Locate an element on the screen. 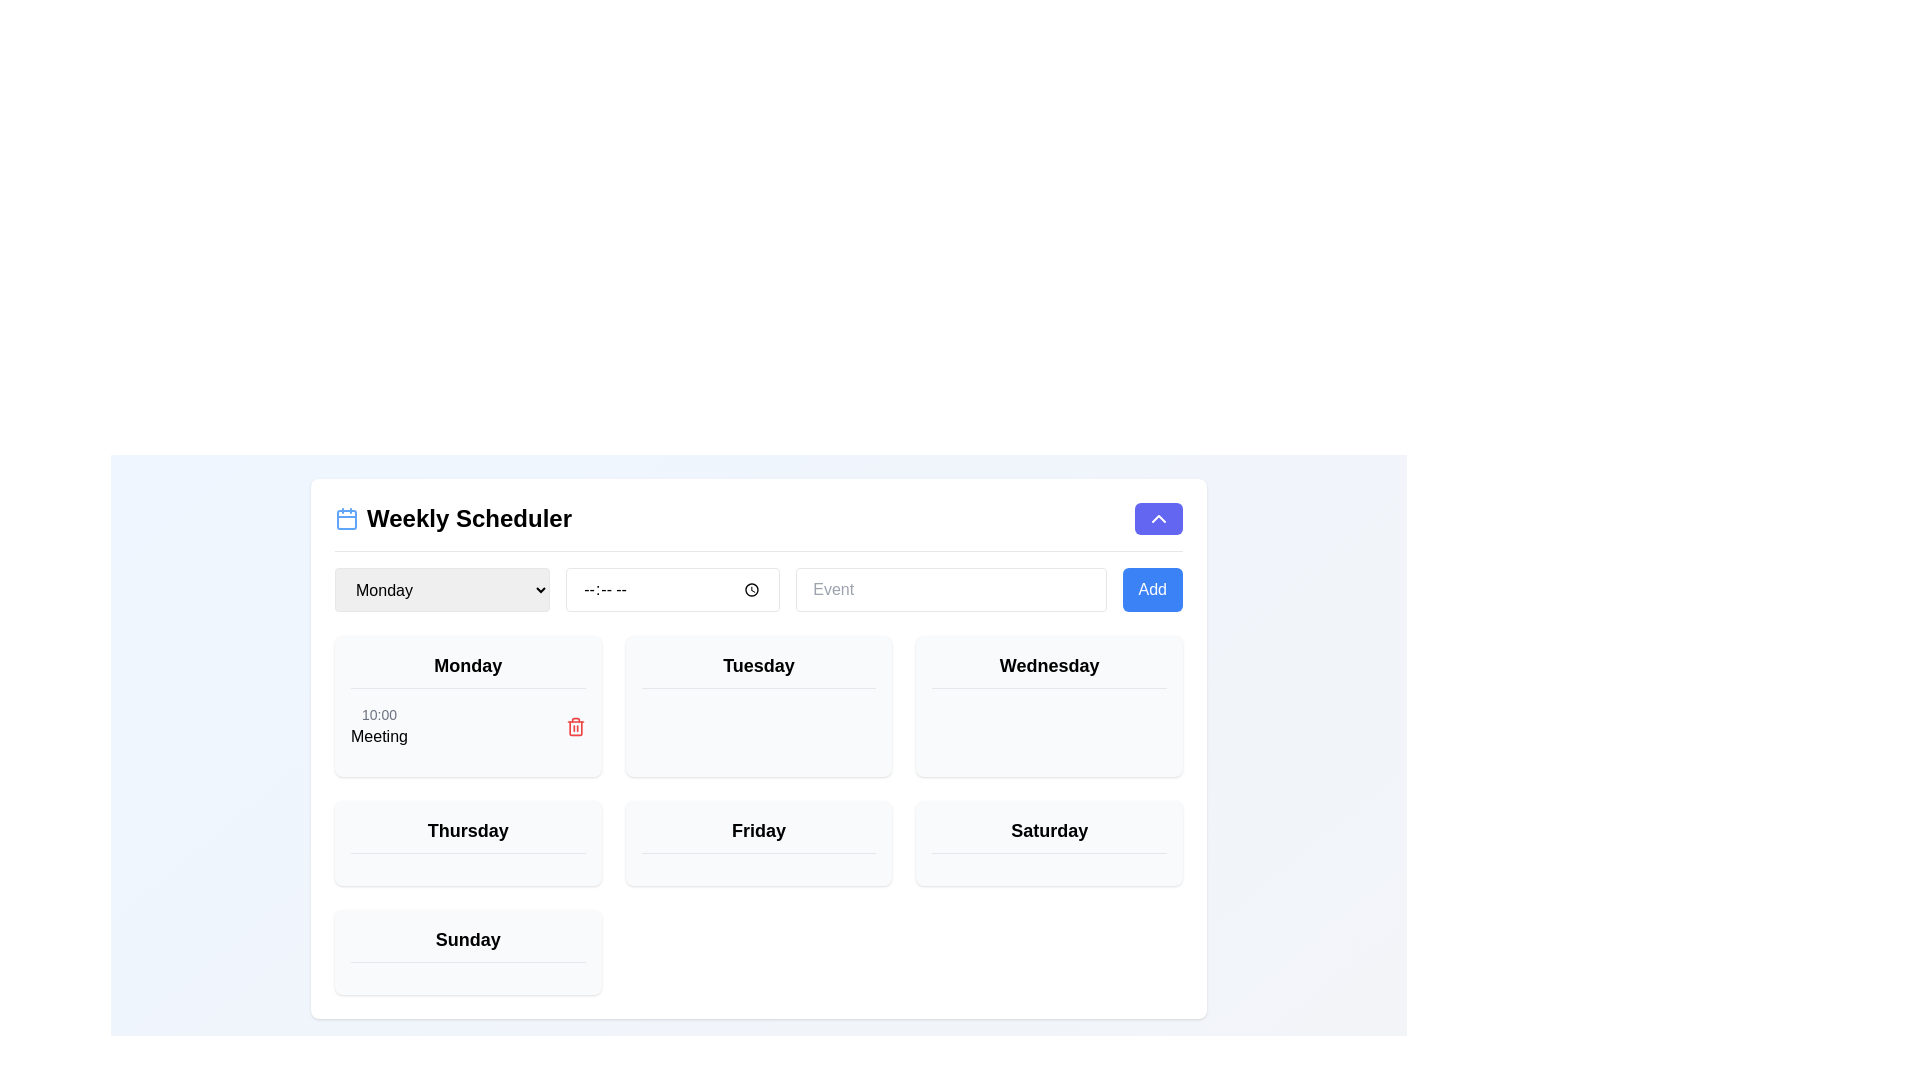 The height and width of the screenshot is (1080, 1920). text content of the text block component displaying the event scheduled for 'Monday', which shows the time '10:00' and the description 'Meeting' is located at coordinates (379, 726).